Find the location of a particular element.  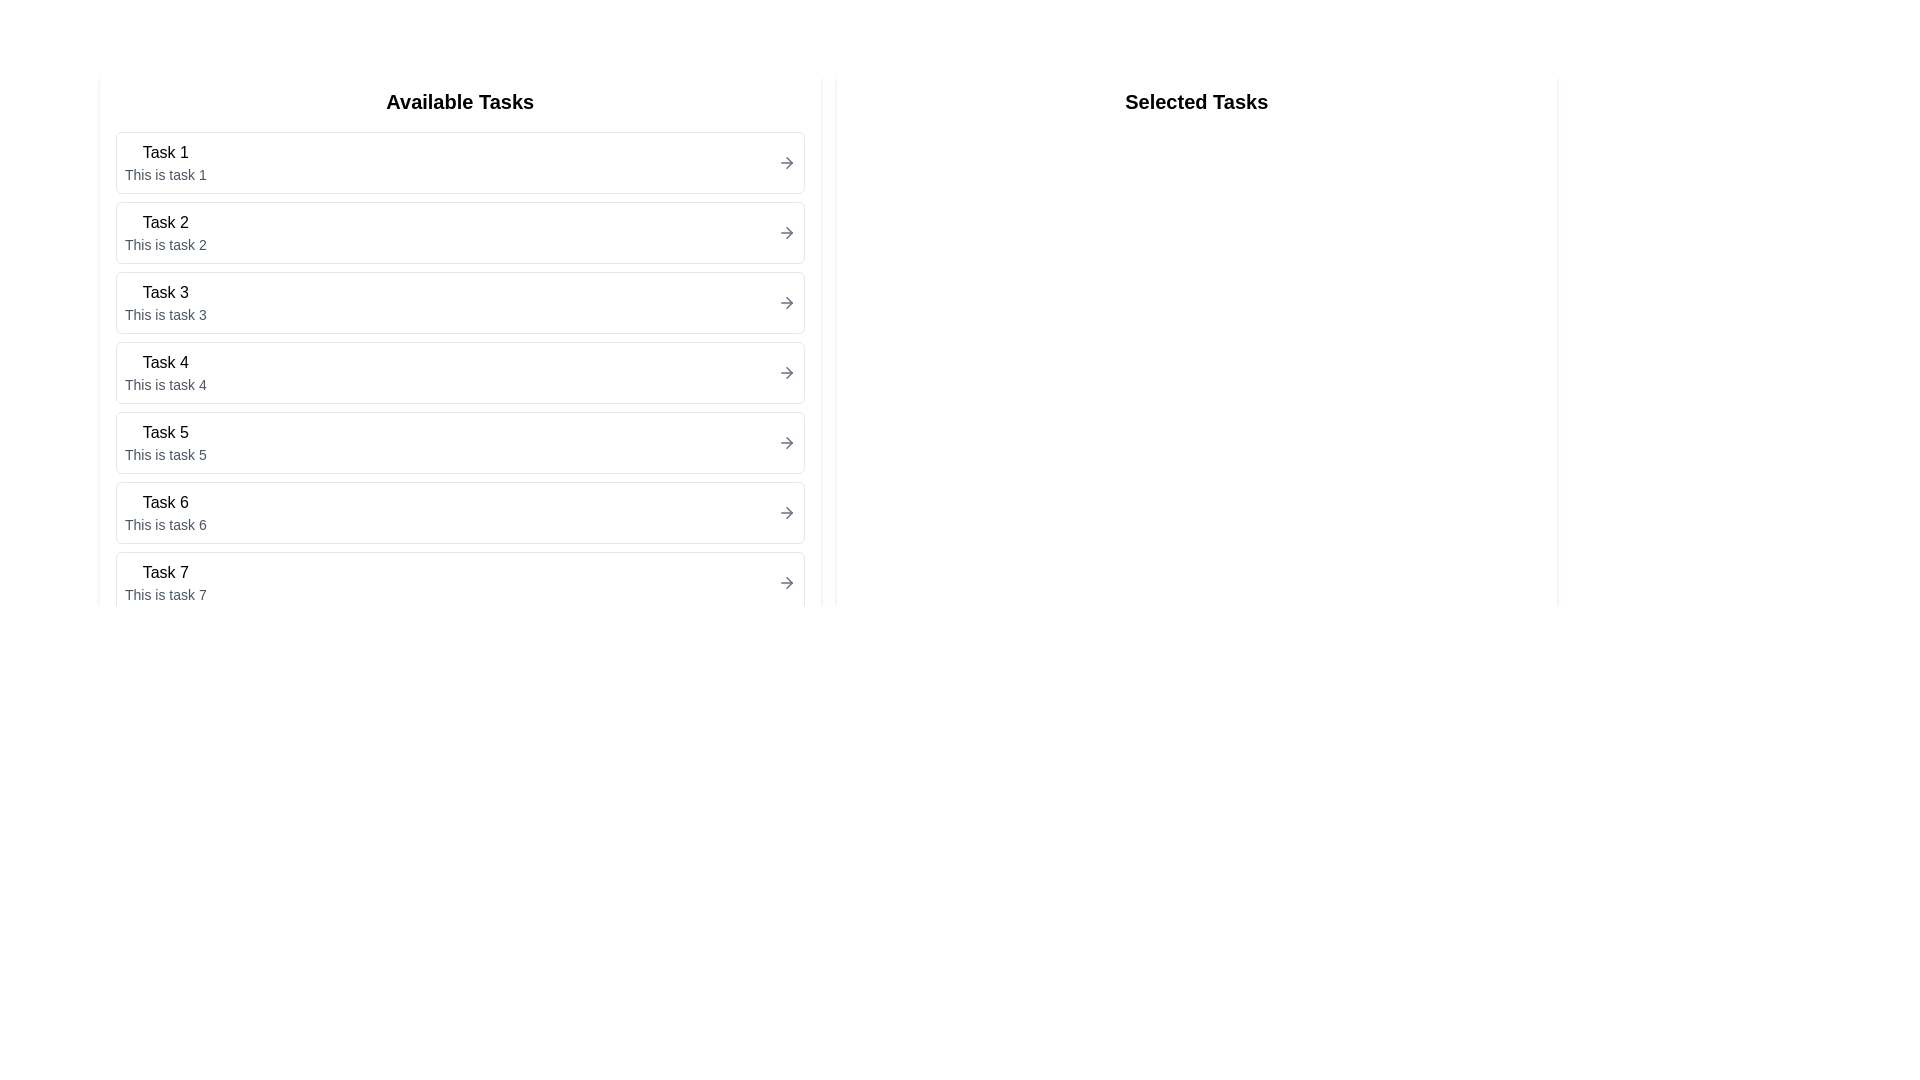

the small right-arrow icon located next to the text 'Task 2' under the 'Available Tasks' column is located at coordinates (785, 231).